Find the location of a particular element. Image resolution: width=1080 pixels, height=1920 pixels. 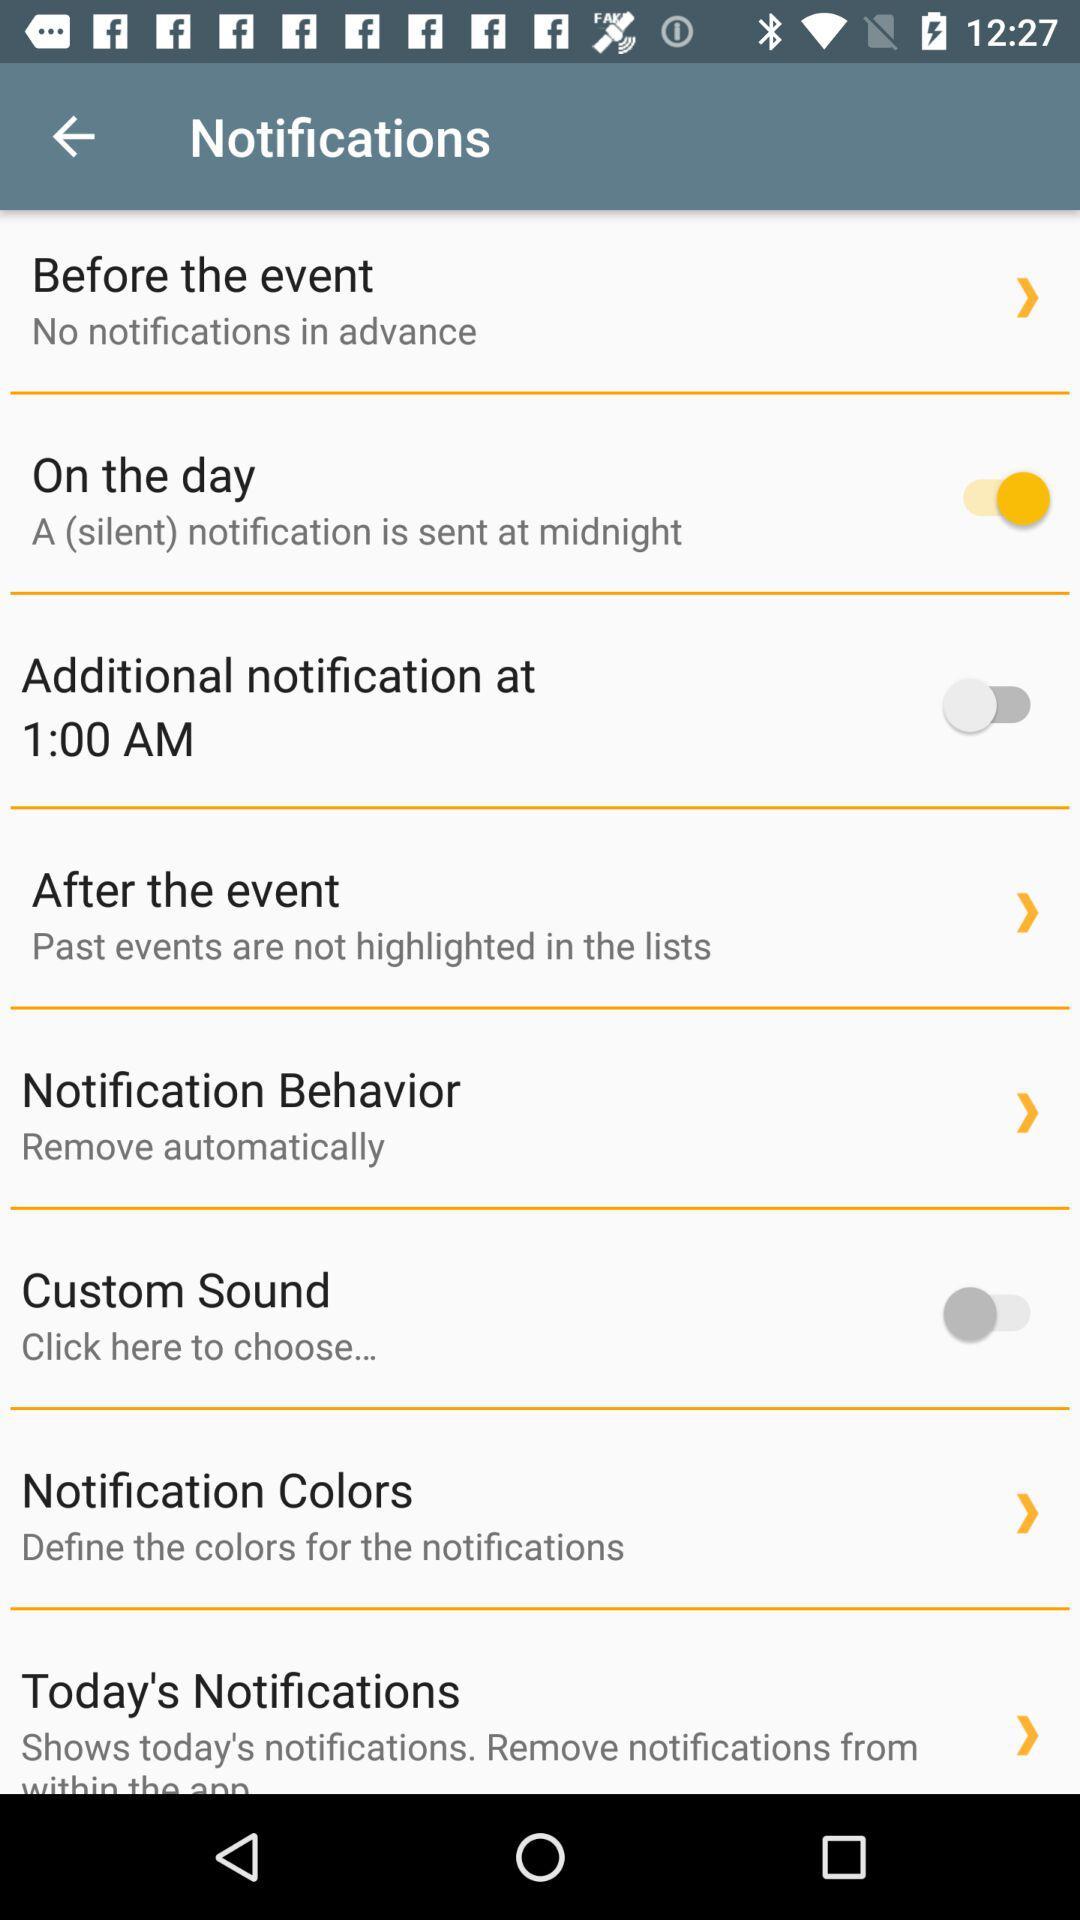

notification option is located at coordinates (996, 498).